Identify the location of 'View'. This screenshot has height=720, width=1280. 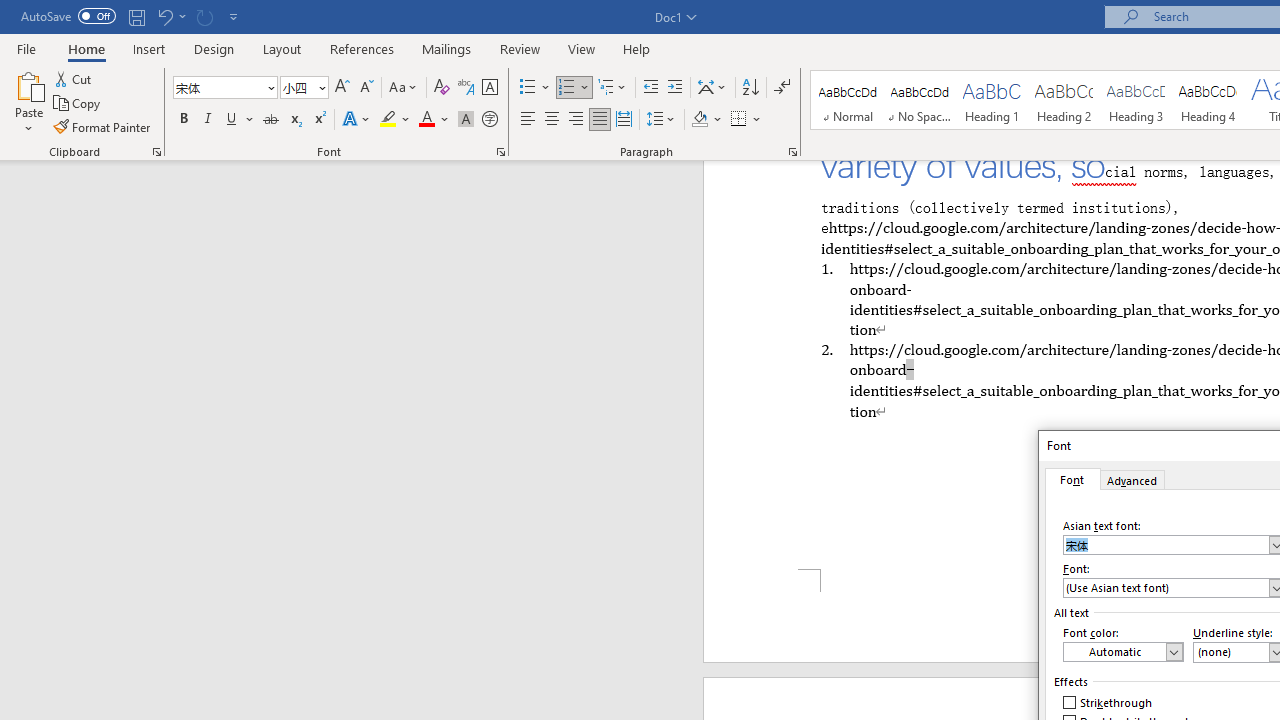
(581, 48).